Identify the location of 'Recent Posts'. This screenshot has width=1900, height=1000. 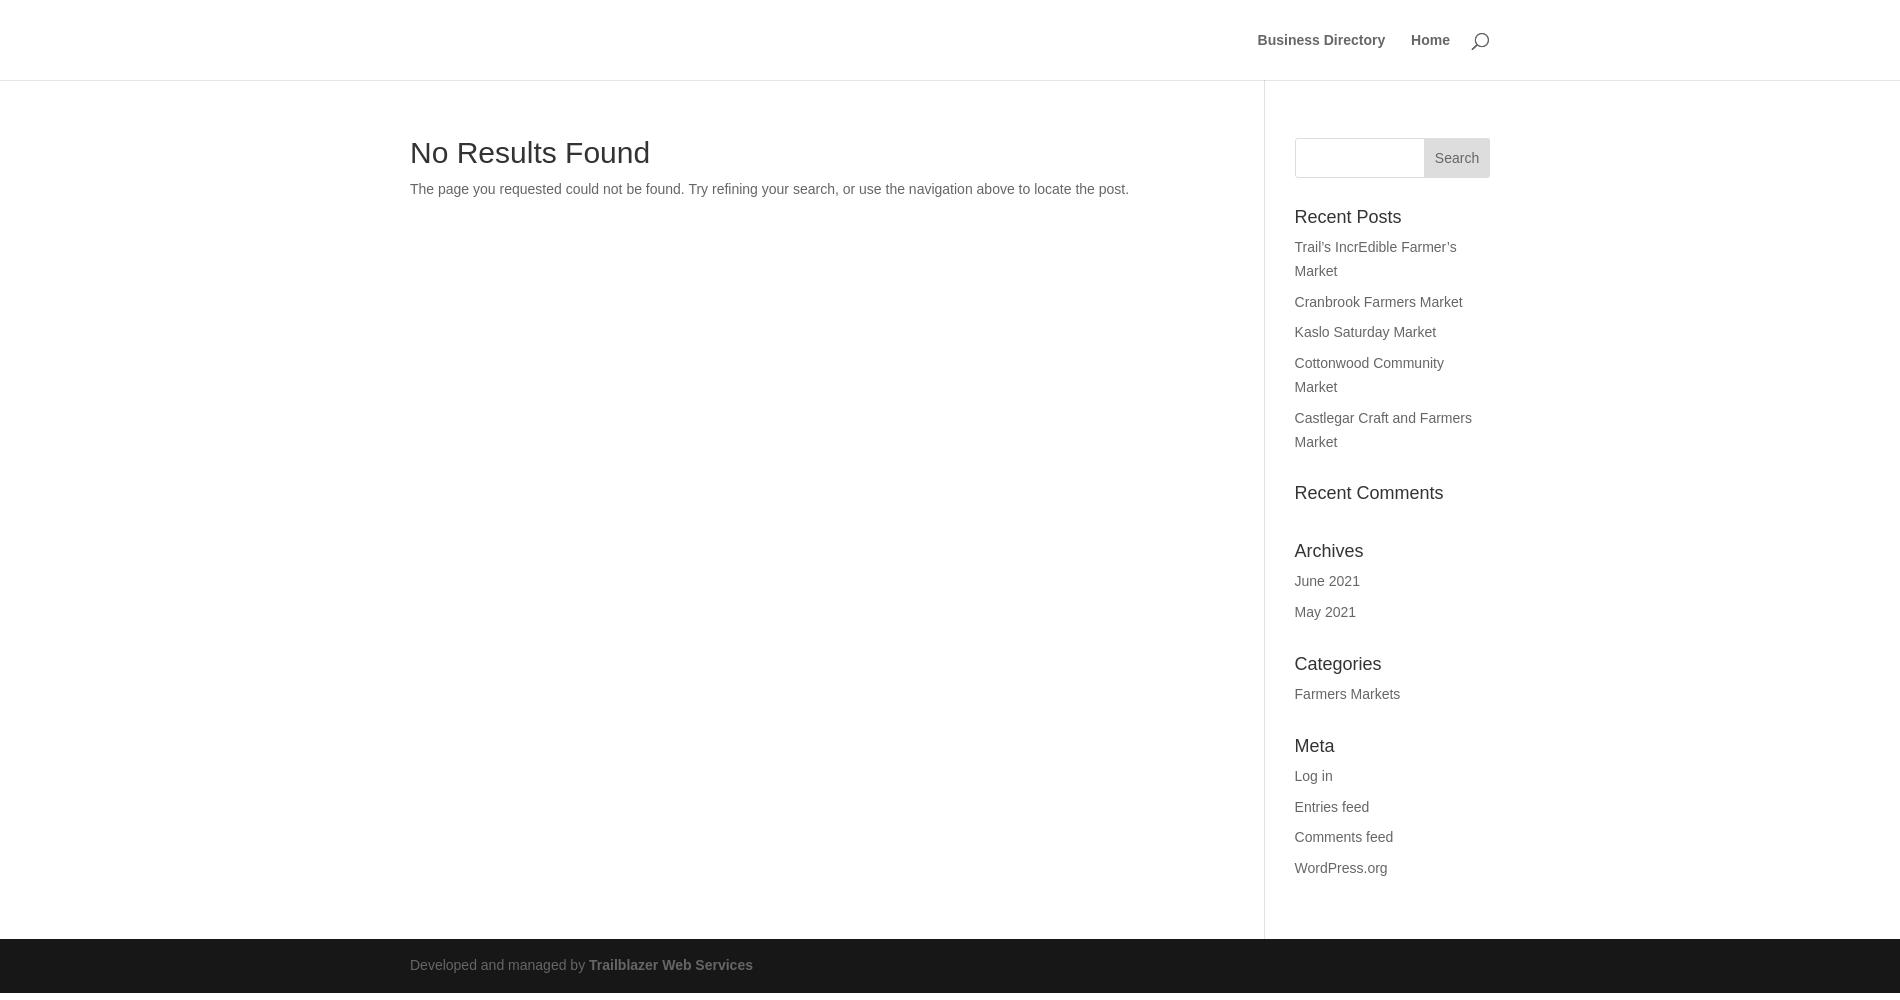
(1346, 216).